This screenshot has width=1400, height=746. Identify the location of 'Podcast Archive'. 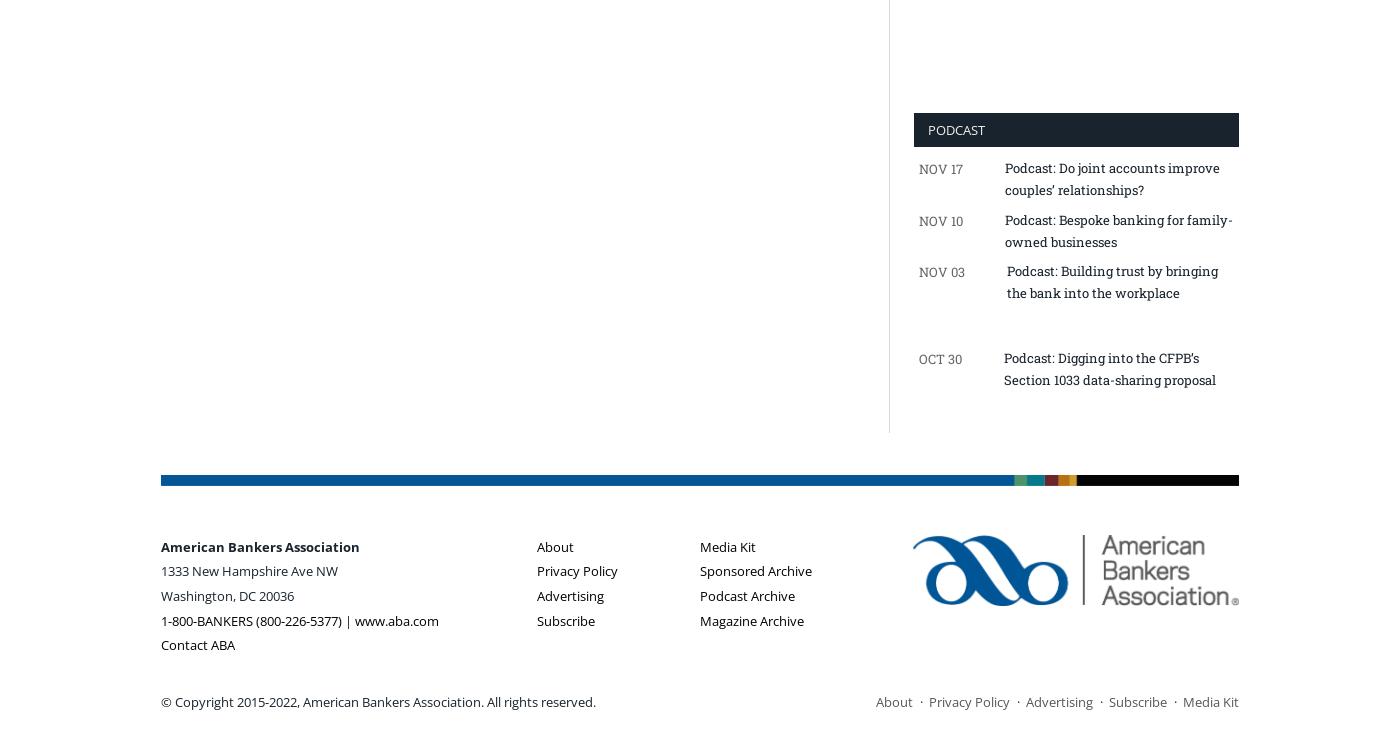
(700, 594).